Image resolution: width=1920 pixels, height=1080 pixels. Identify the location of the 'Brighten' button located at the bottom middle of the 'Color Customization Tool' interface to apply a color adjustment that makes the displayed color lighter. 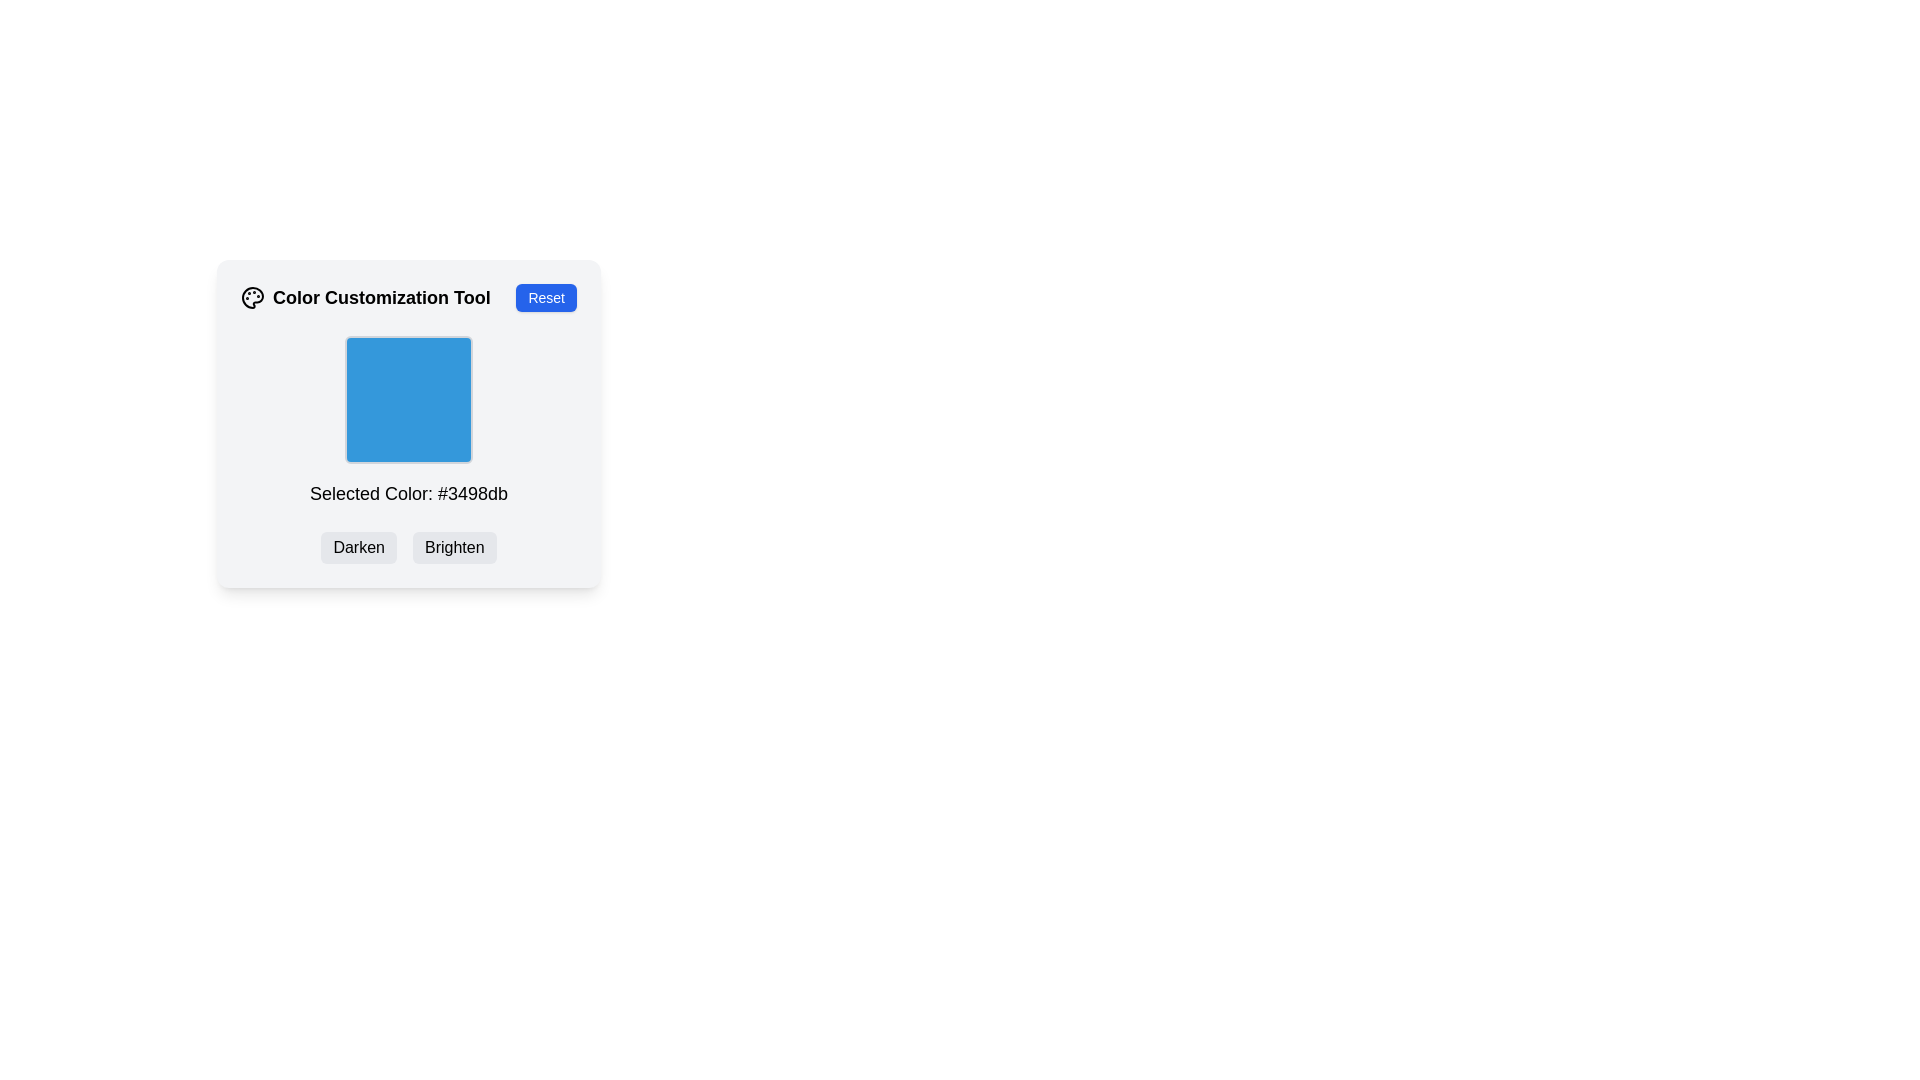
(453, 547).